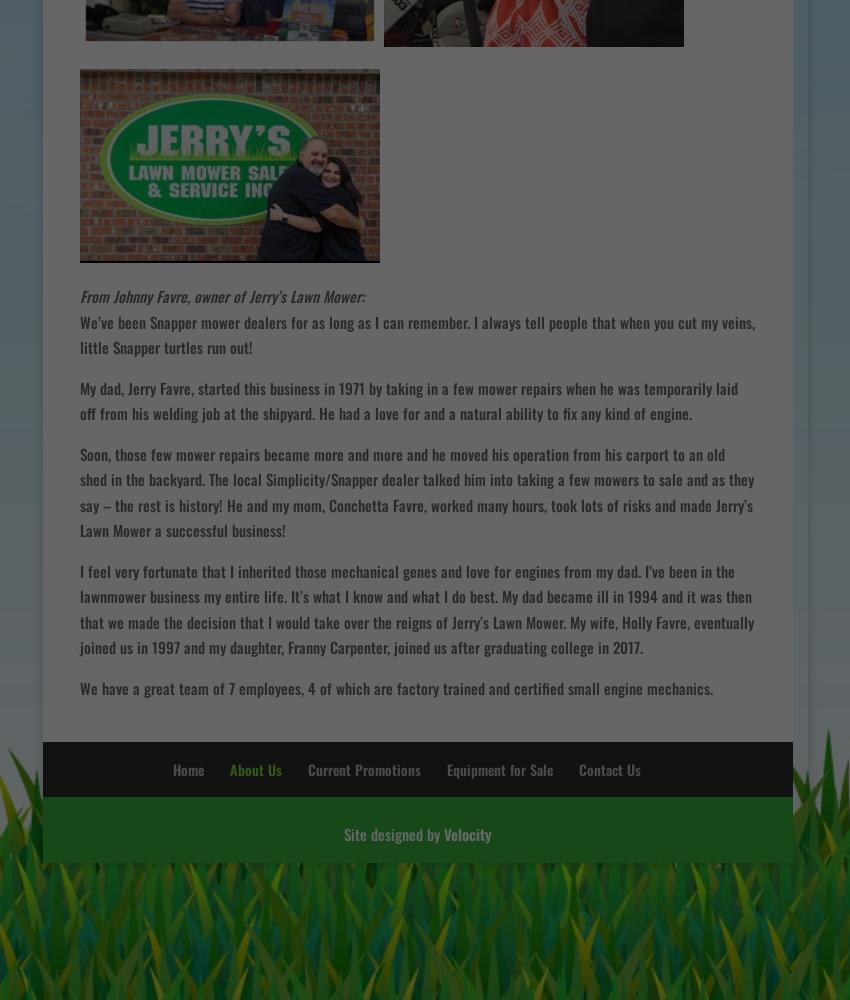 Image resolution: width=850 pixels, height=1000 pixels. What do you see at coordinates (255, 768) in the screenshot?
I see `'About Us'` at bounding box center [255, 768].